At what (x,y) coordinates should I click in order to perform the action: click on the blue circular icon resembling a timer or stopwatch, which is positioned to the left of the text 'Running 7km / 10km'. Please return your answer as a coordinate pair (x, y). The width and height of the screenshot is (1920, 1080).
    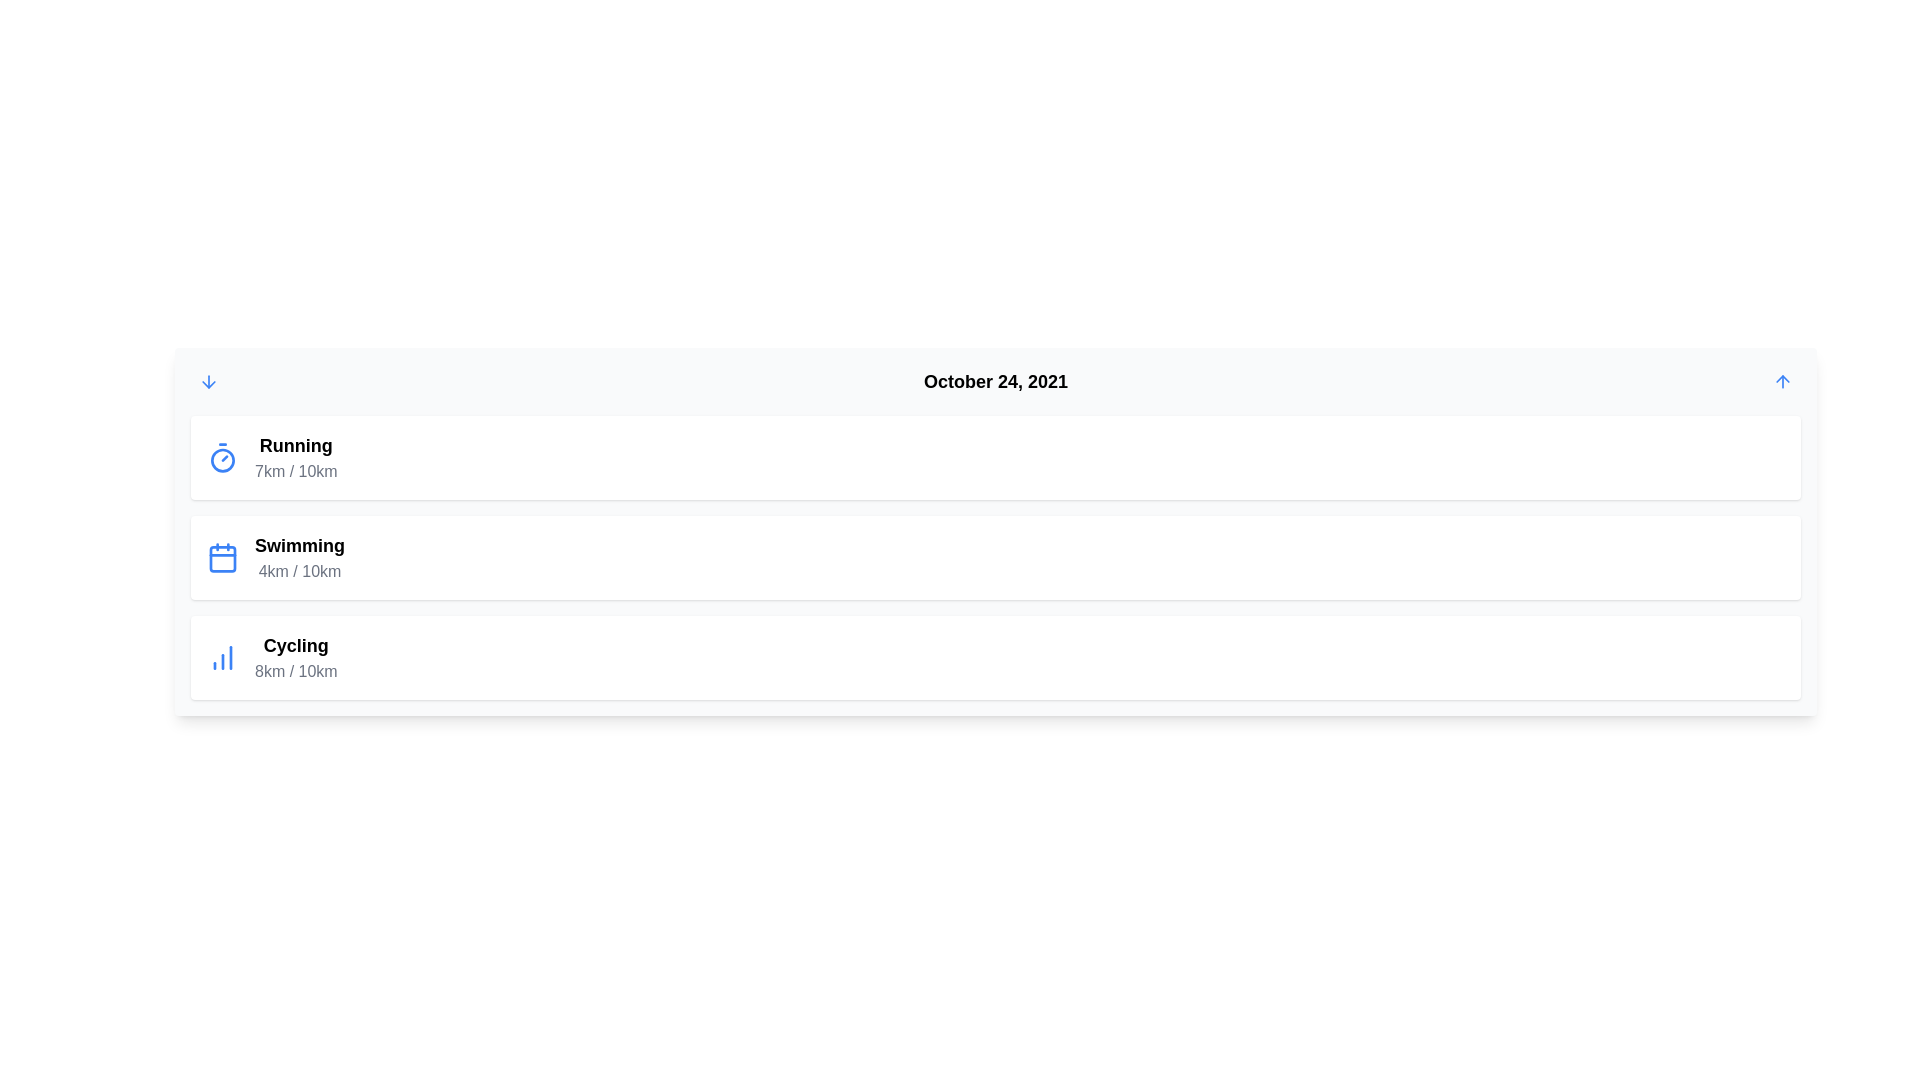
    Looking at the image, I should click on (222, 458).